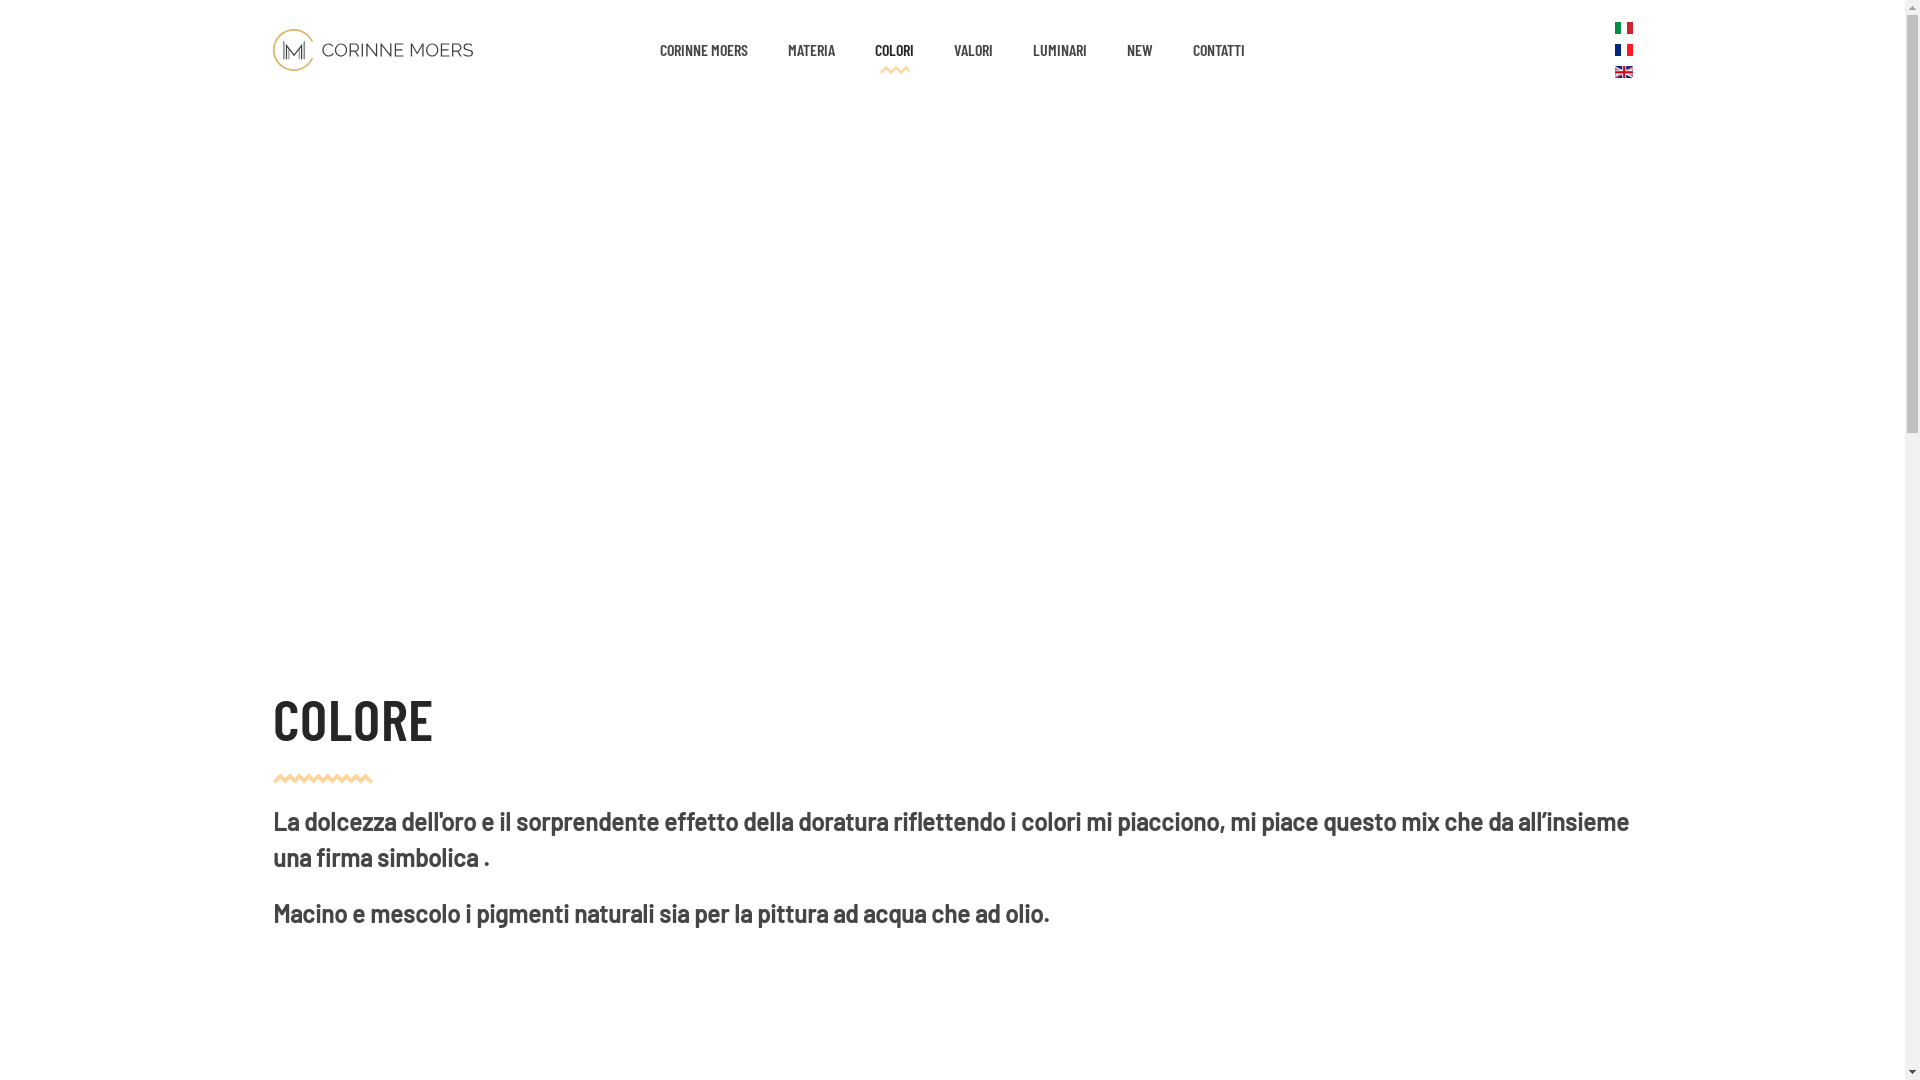 The image size is (1920, 1080). Describe the element at coordinates (1622, 71) in the screenshot. I see `'English (United Kingdom)'` at that location.